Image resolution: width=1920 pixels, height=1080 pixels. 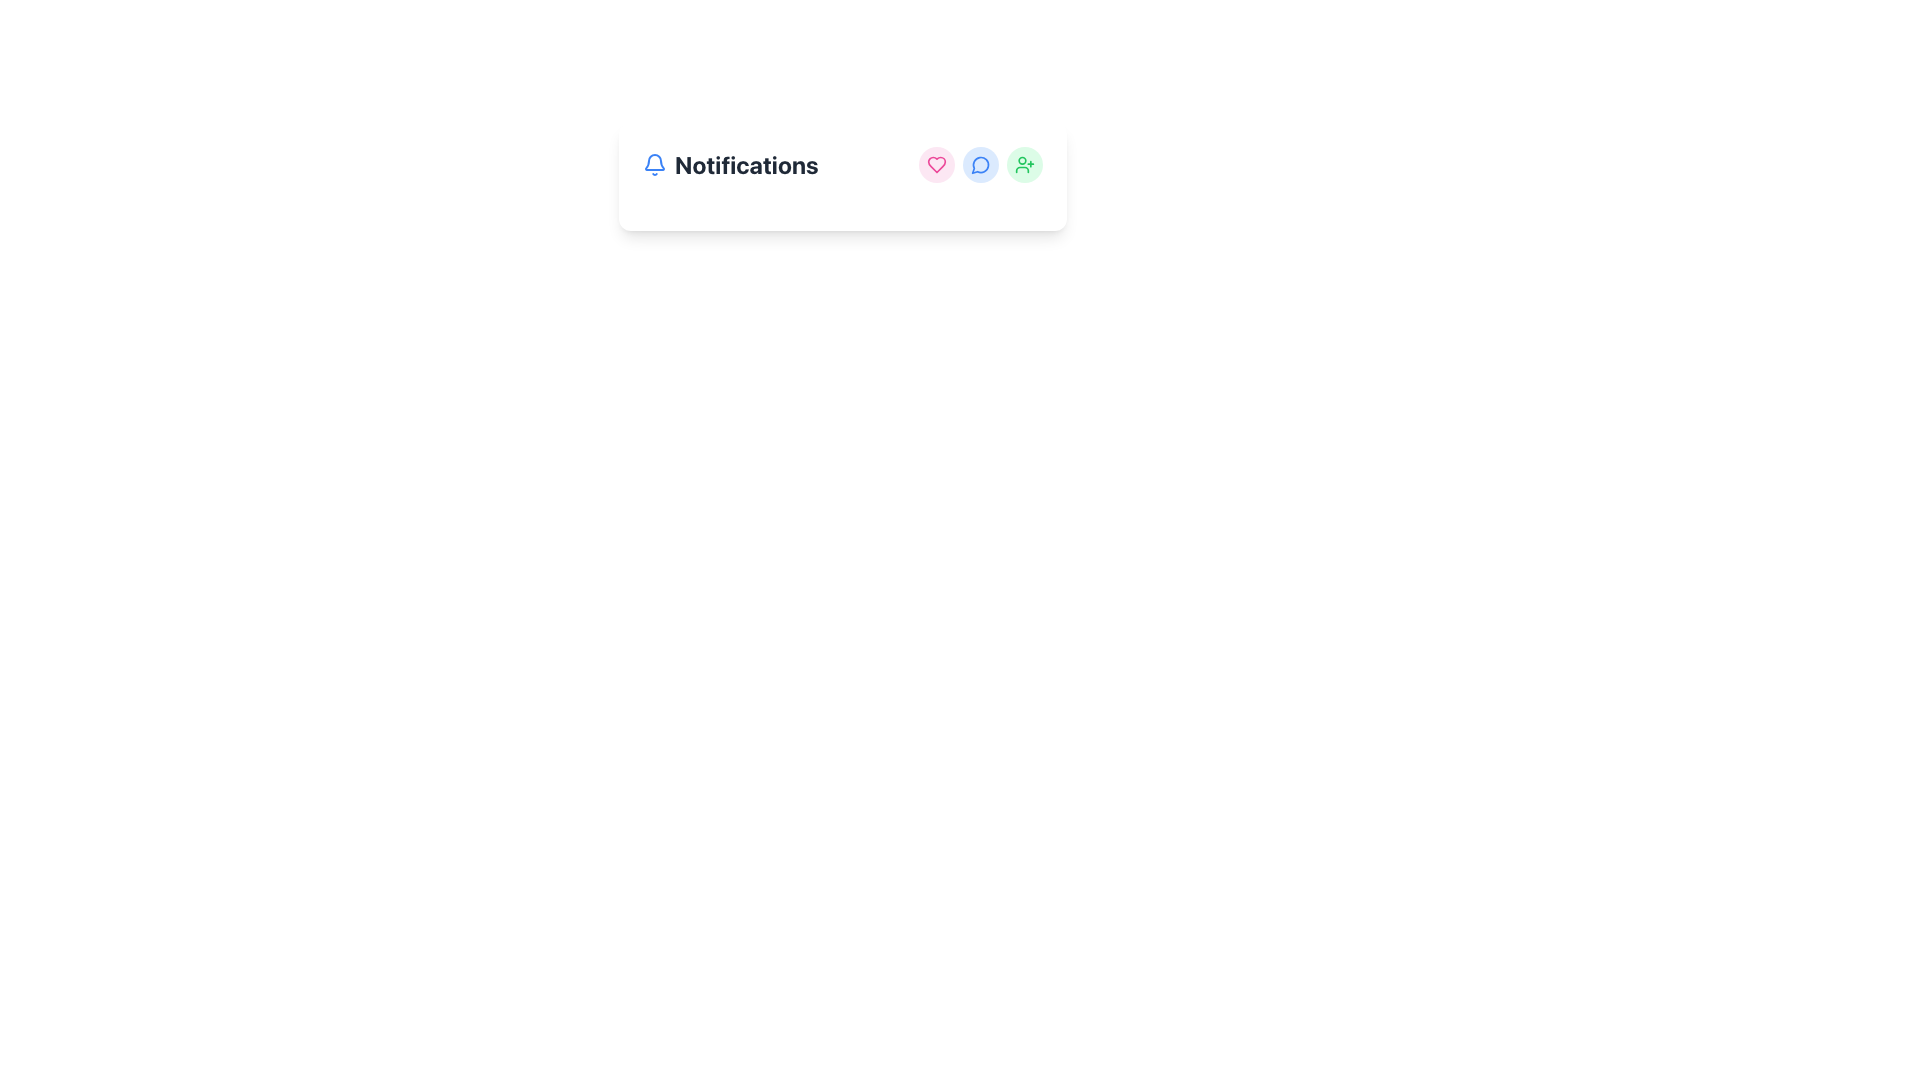 I want to click on the circular green button with a user icon and '+' symbol at its center, so click(x=1025, y=164).